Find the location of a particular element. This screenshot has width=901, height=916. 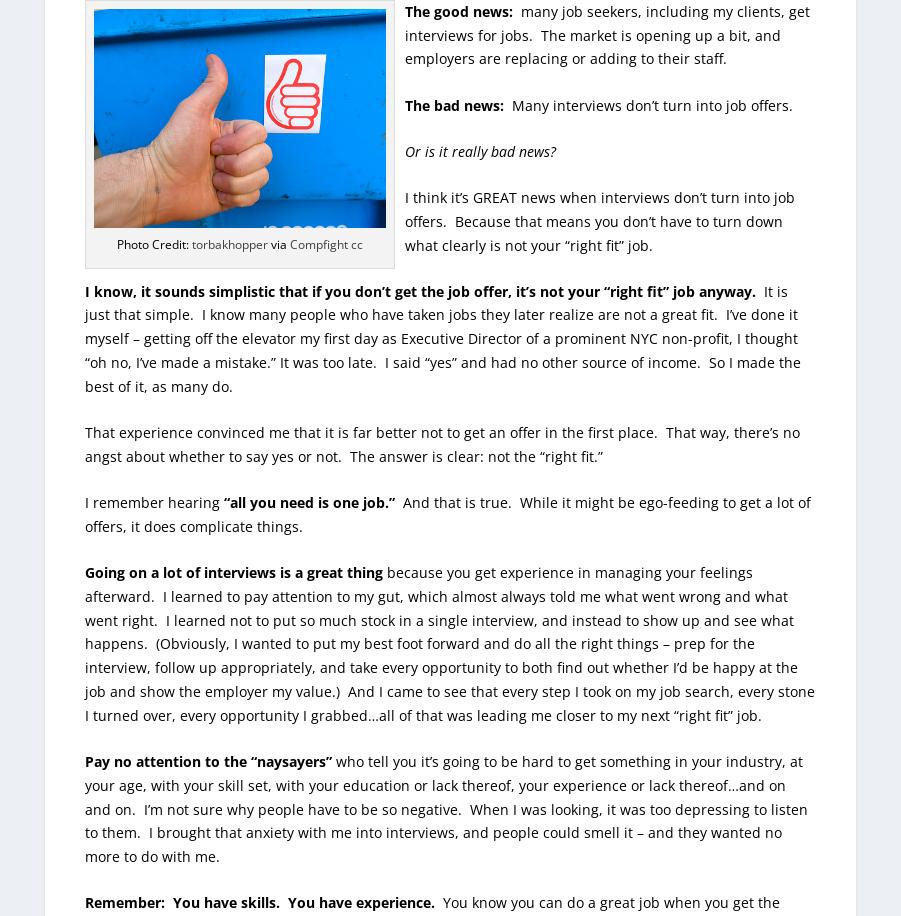

'The good news:' is located at coordinates (458, 10).